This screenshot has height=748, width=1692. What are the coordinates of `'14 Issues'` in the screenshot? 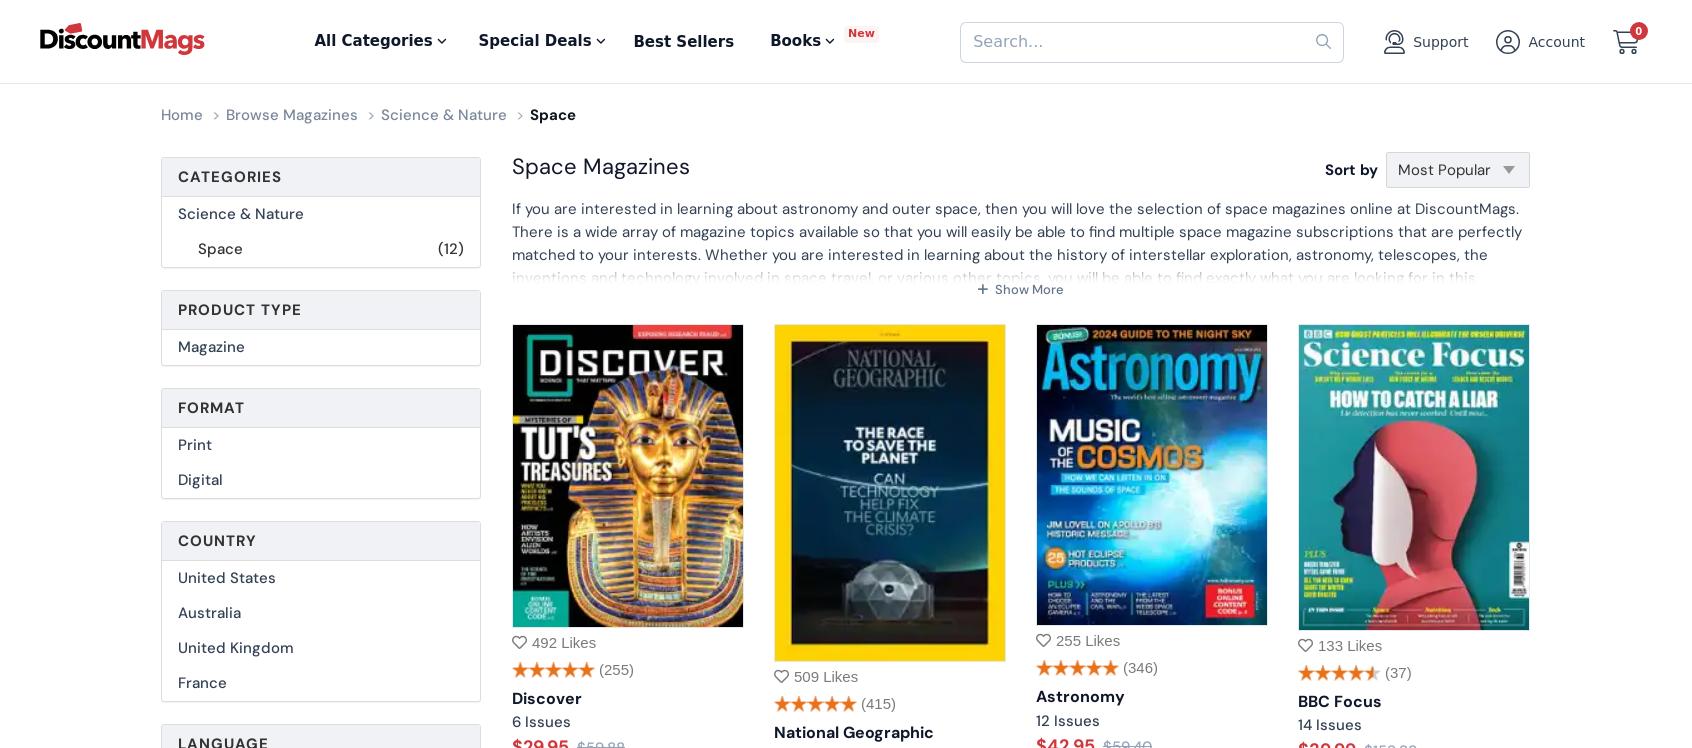 It's located at (1329, 724).